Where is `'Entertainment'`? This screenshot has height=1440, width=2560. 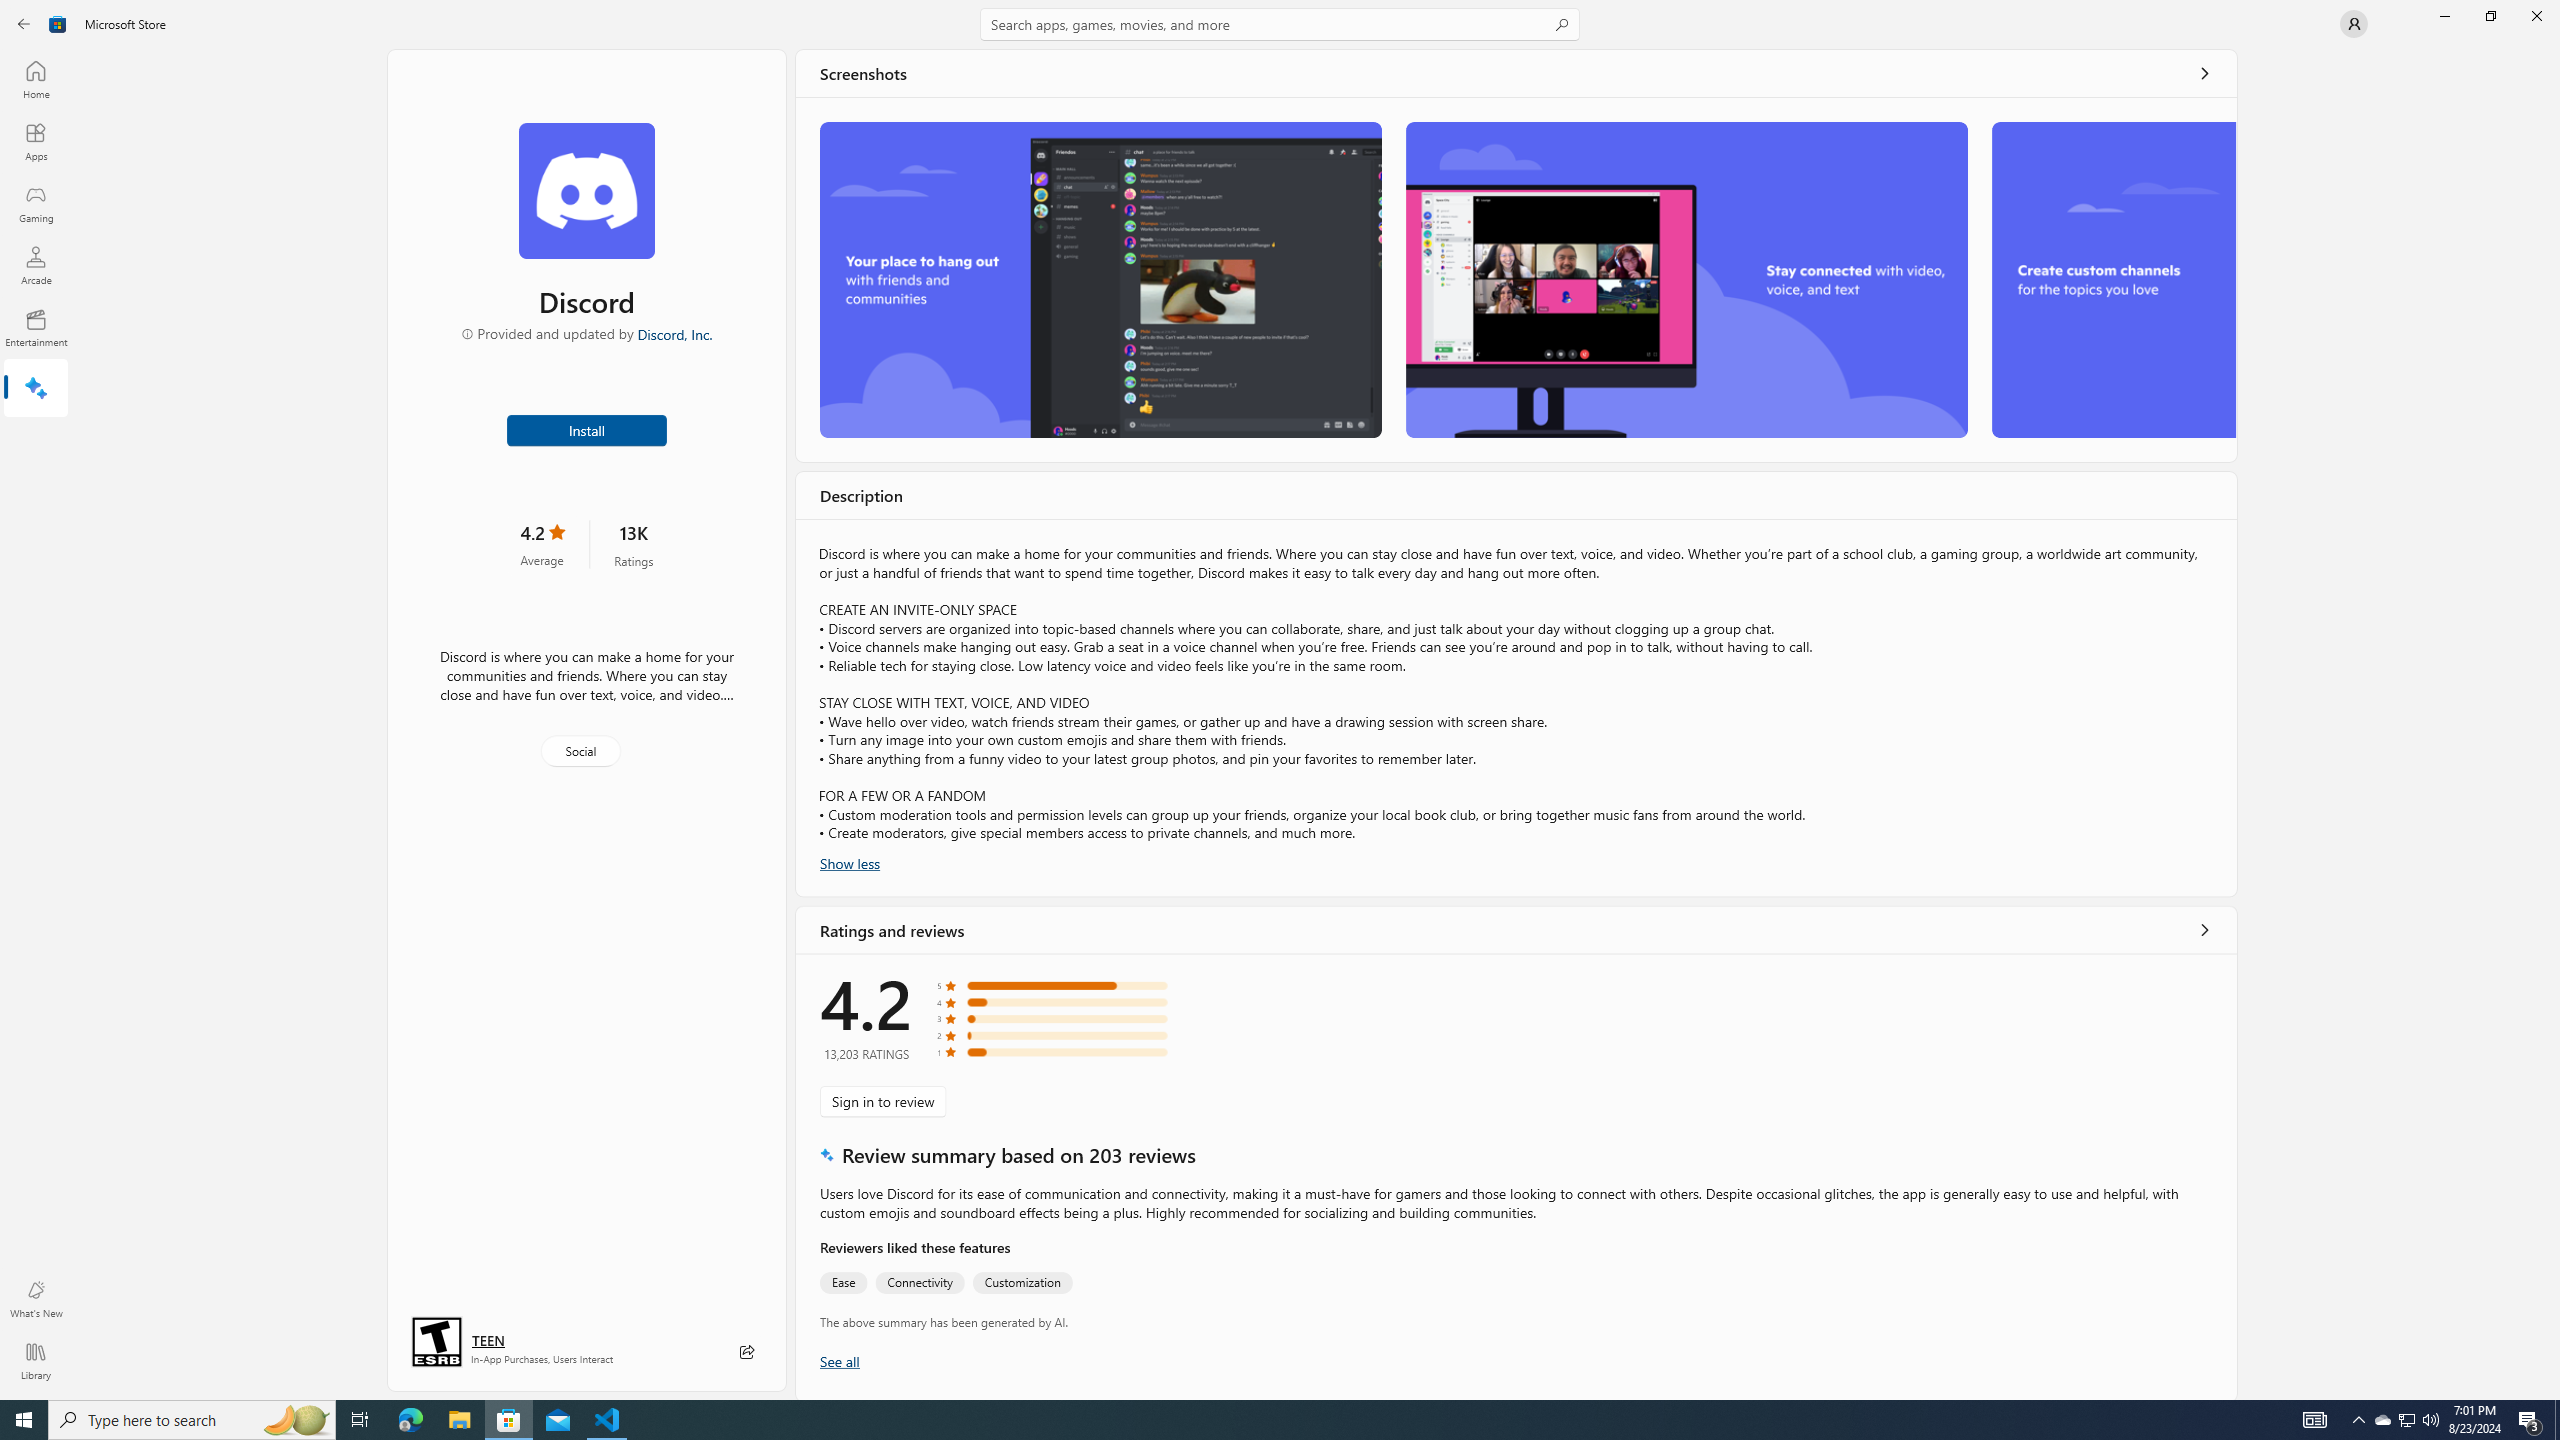
'Entertainment' is located at coordinates (34, 326).